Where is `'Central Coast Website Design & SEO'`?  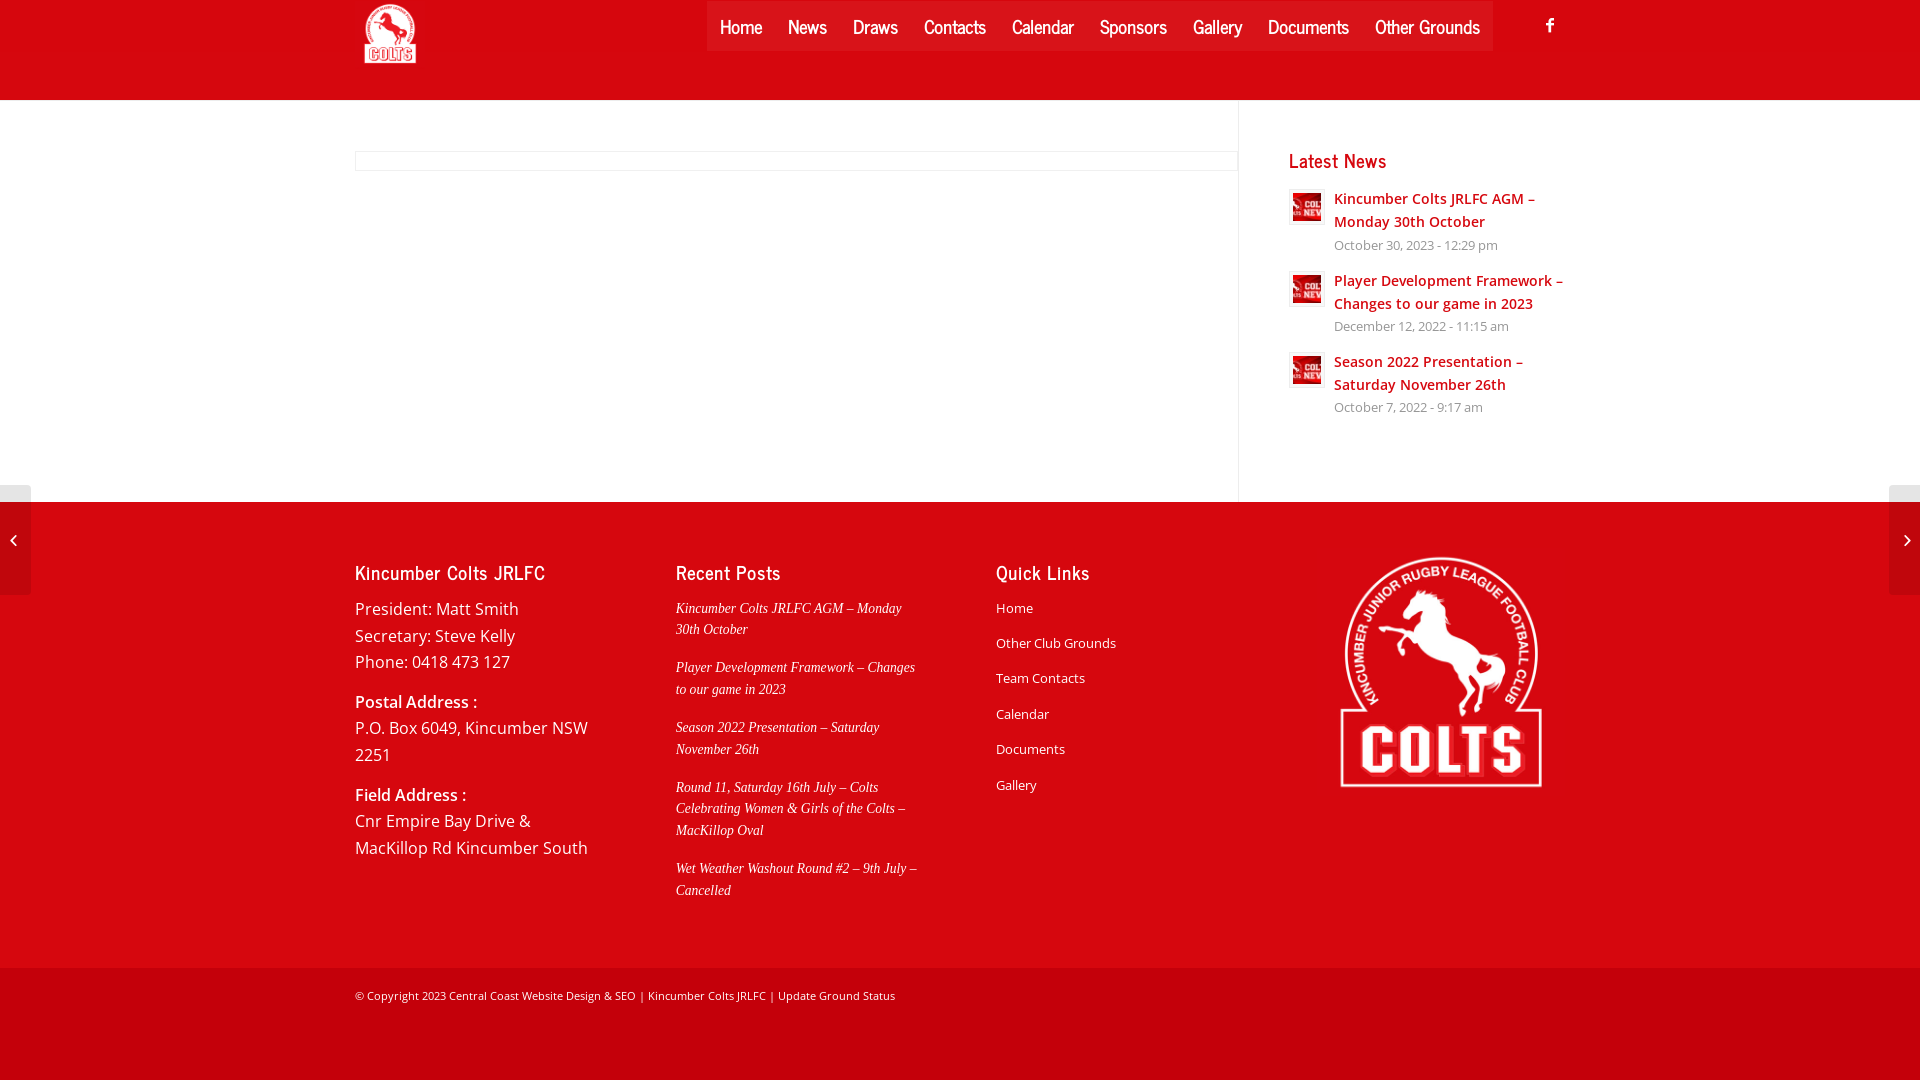 'Central Coast Website Design & SEO' is located at coordinates (542, 995).